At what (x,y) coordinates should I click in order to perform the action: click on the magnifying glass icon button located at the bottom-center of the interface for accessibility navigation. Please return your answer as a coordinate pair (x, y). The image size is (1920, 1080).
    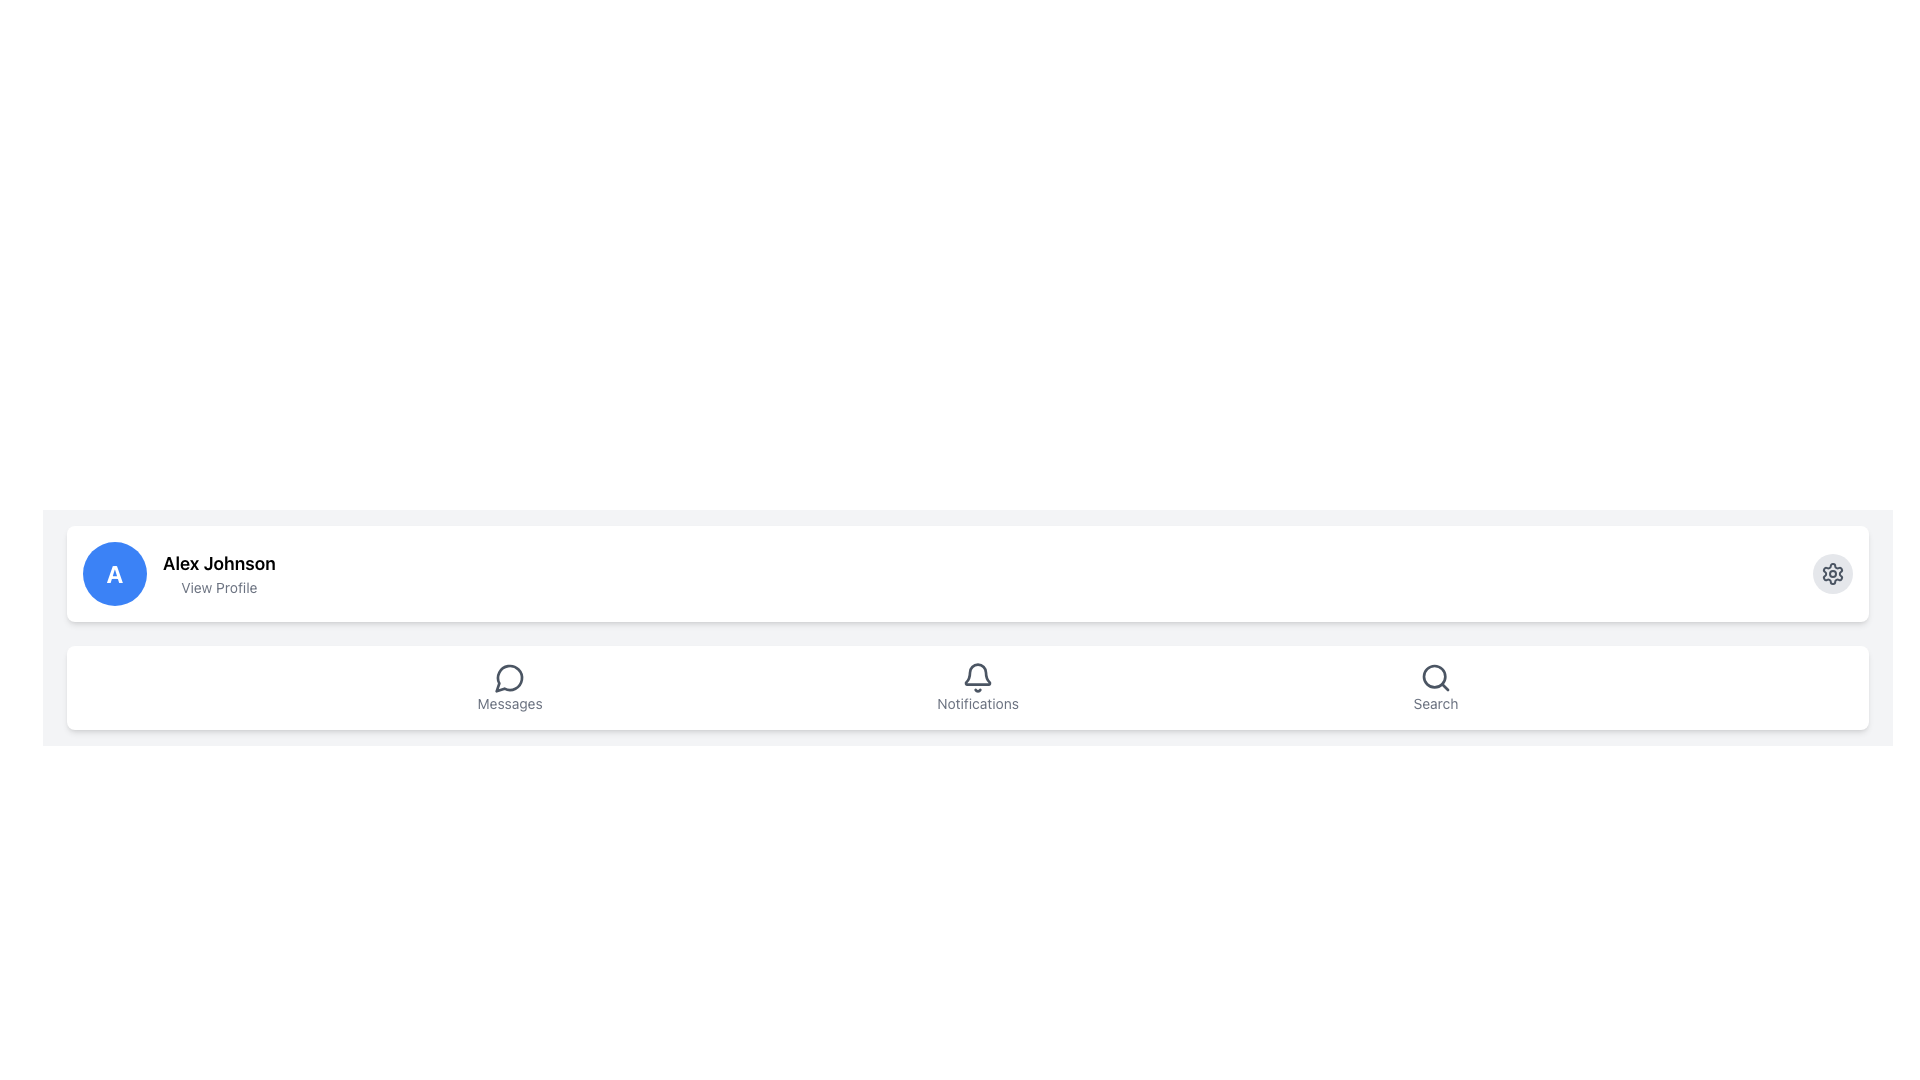
    Looking at the image, I should click on (1434, 677).